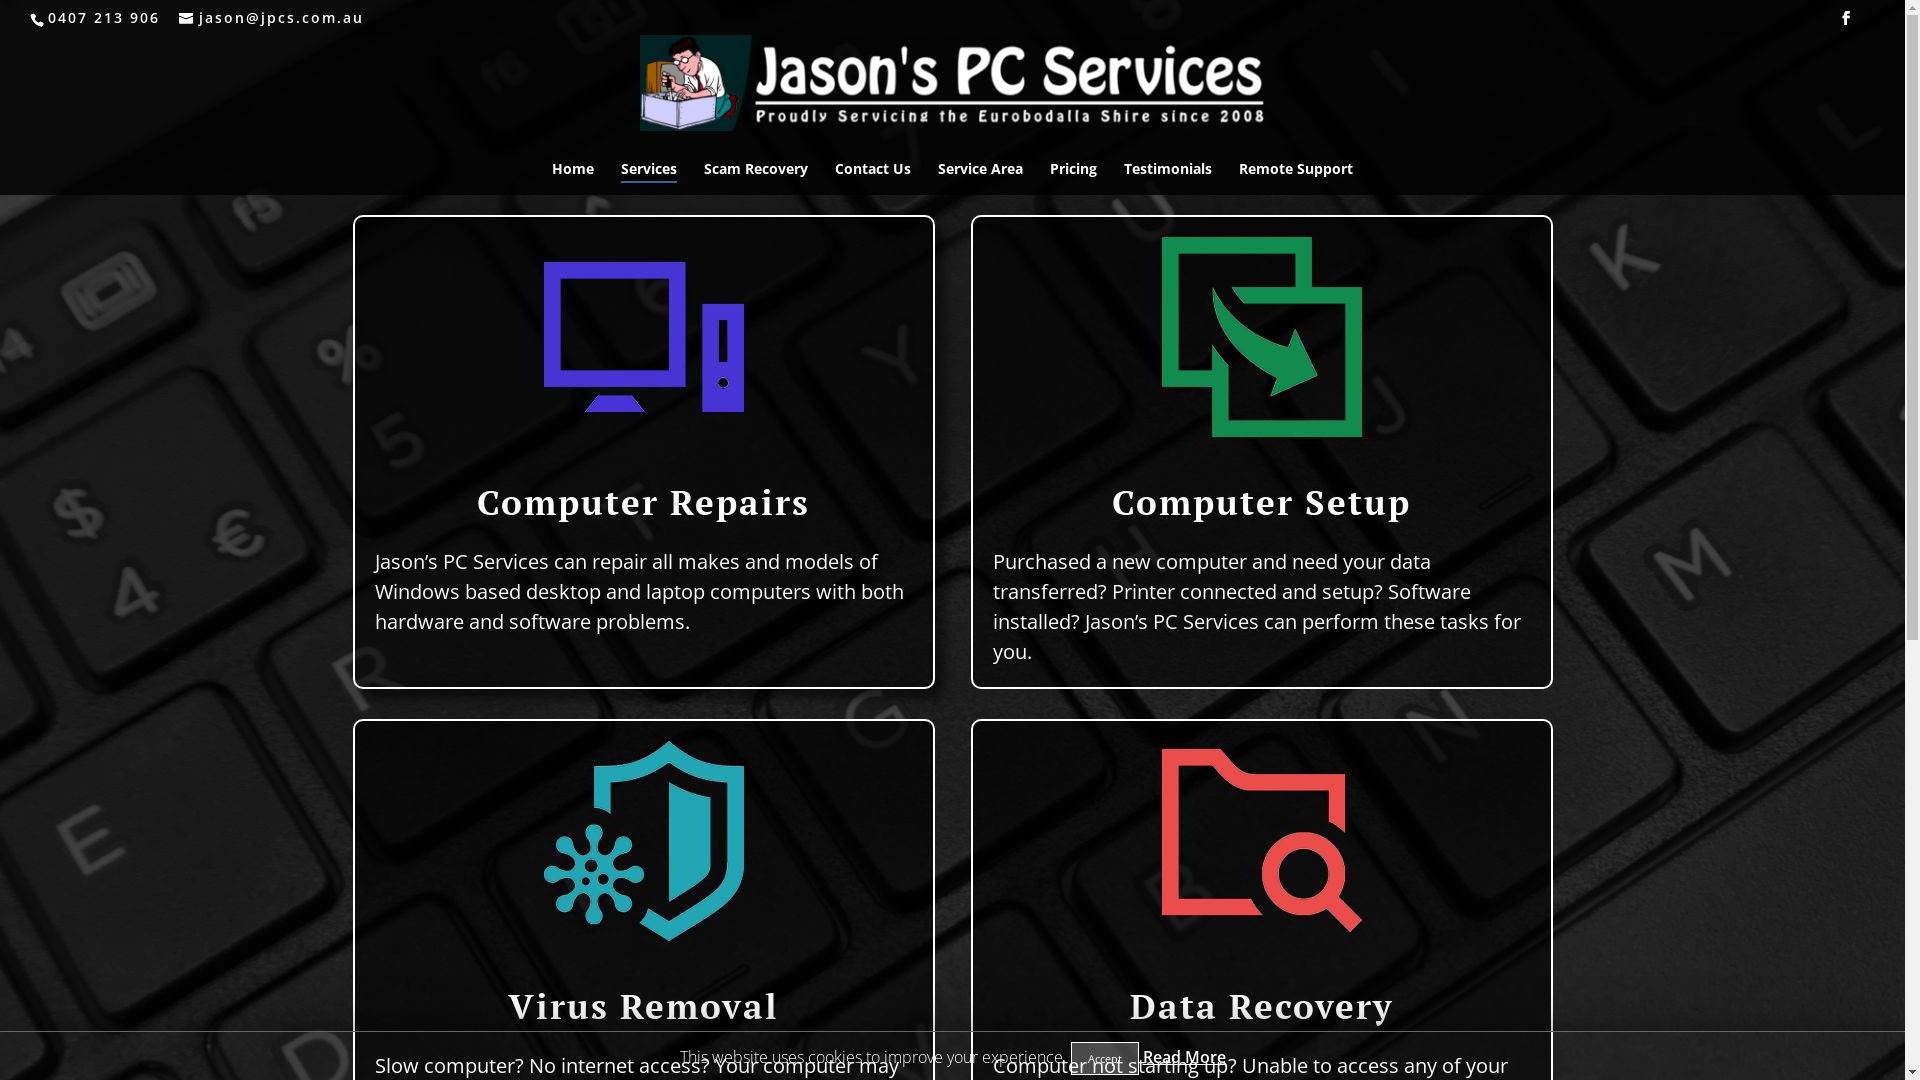 This screenshot has height=1080, width=1920. Describe the element at coordinates (178, 17) in the screenshot. I see `'jason@jpcs.com.au'` at that location.